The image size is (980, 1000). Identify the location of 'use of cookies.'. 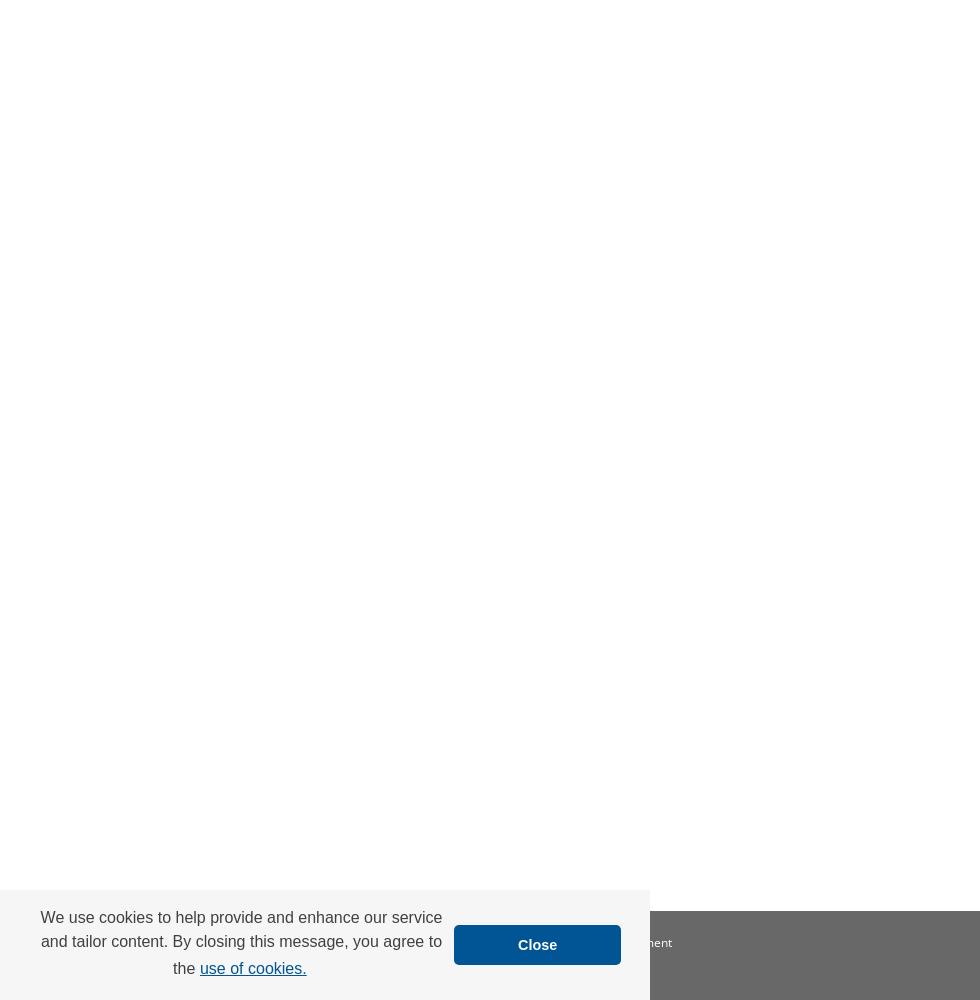
(199, 966).